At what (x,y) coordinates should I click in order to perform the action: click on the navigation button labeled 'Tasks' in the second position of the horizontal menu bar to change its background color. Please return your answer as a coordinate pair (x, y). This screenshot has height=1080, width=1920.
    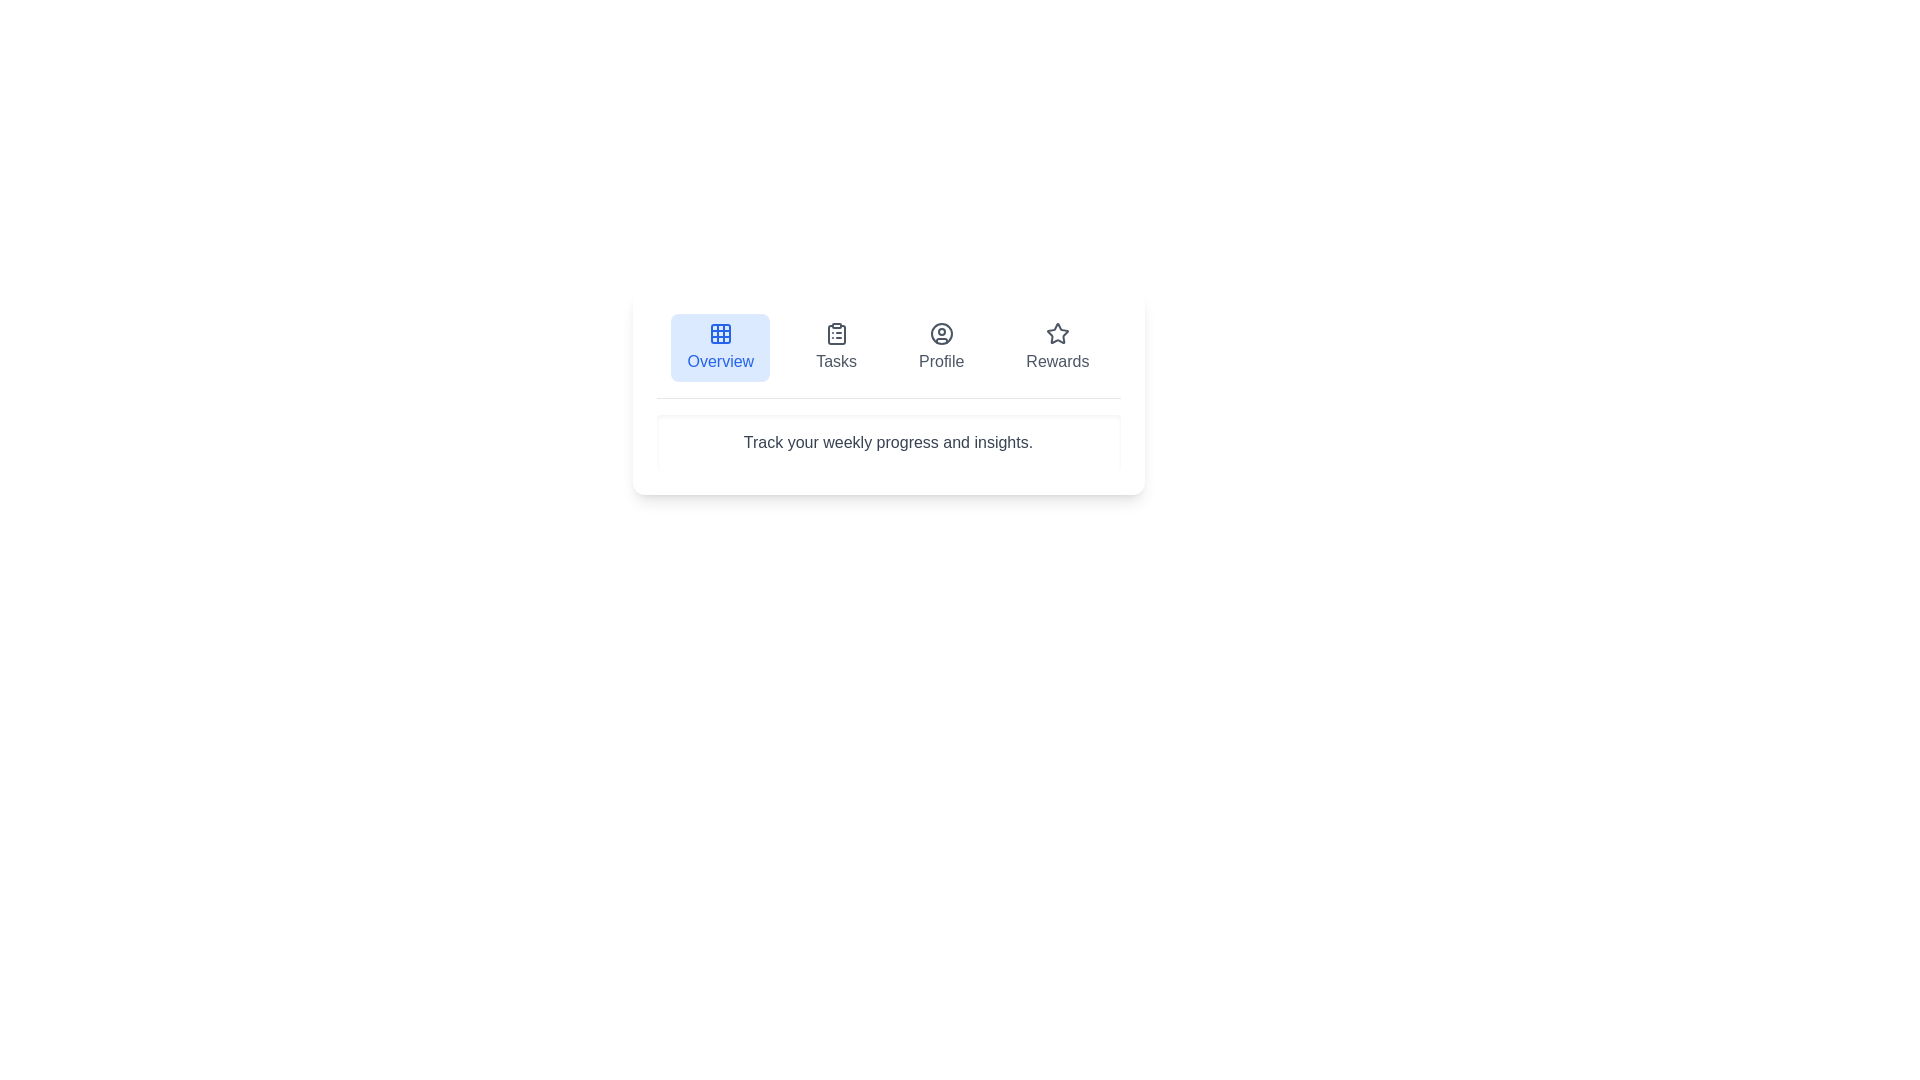
    Looking at the image, I should click on (836, 346).